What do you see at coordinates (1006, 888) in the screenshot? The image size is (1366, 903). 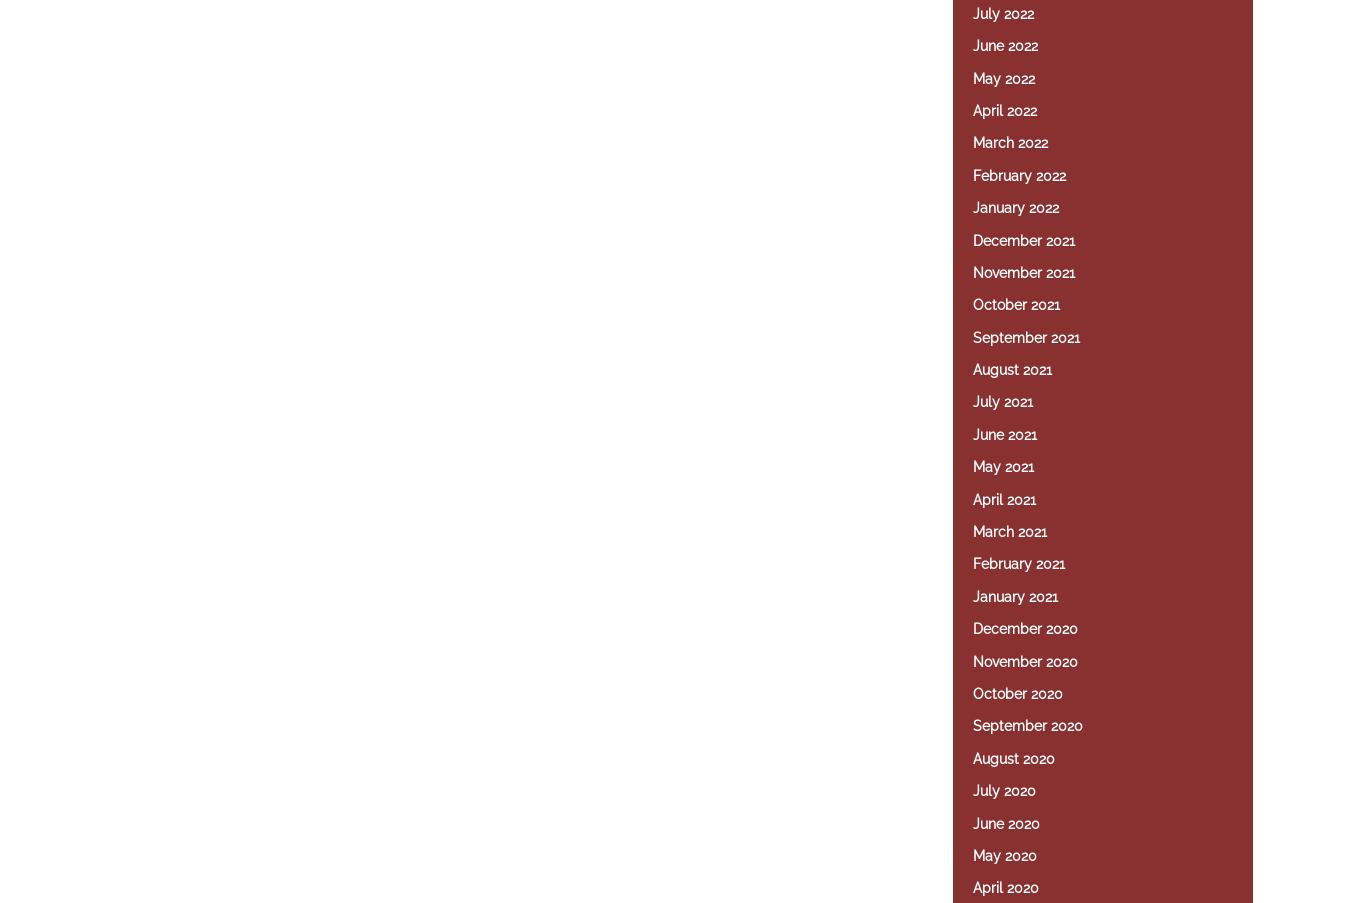 I see `'April 2020'` at bounding box center [1006, 888].